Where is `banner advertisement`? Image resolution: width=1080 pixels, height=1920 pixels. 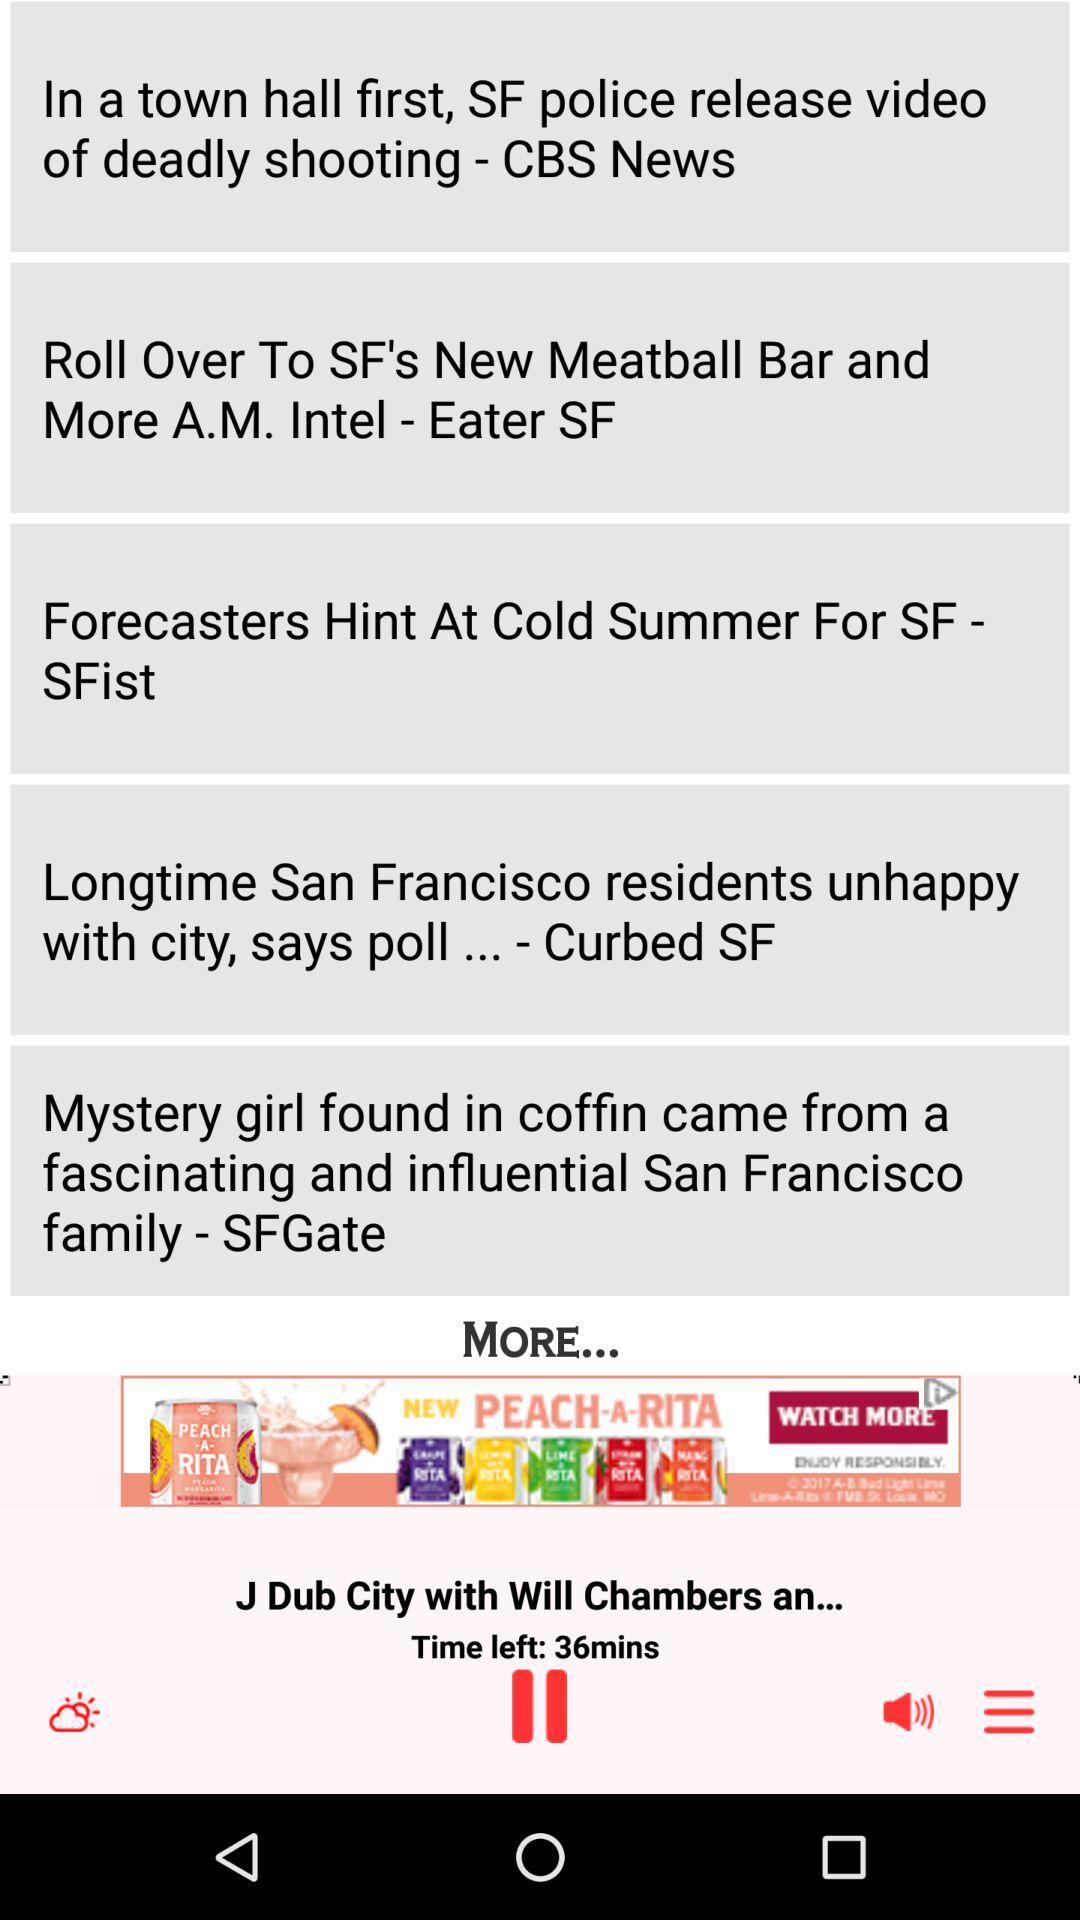 banner advertisement is located at coordinates (540, 1442).